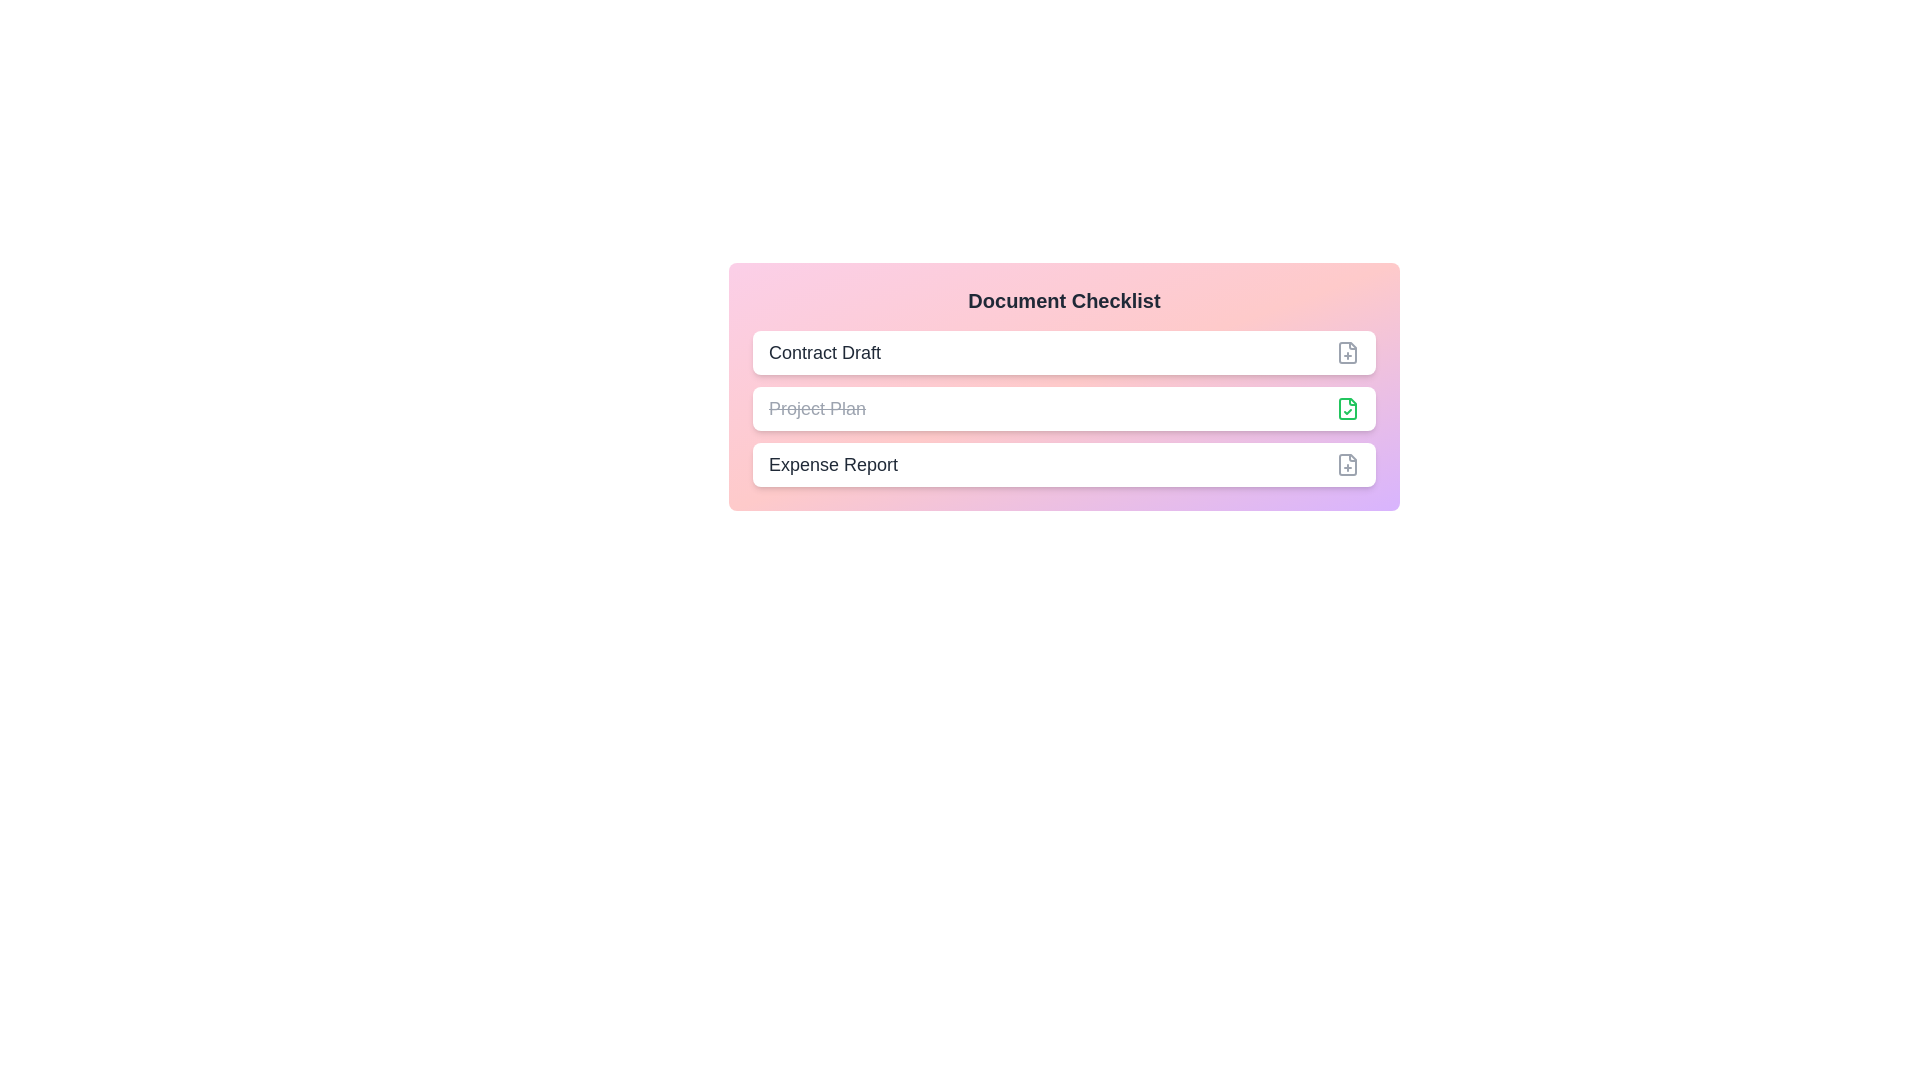 The height and width of the screenshot is (1080, 1920). I want to click on toggle button for the document titled 'Contract Draft' to change its completion status, so click(1348, 352).